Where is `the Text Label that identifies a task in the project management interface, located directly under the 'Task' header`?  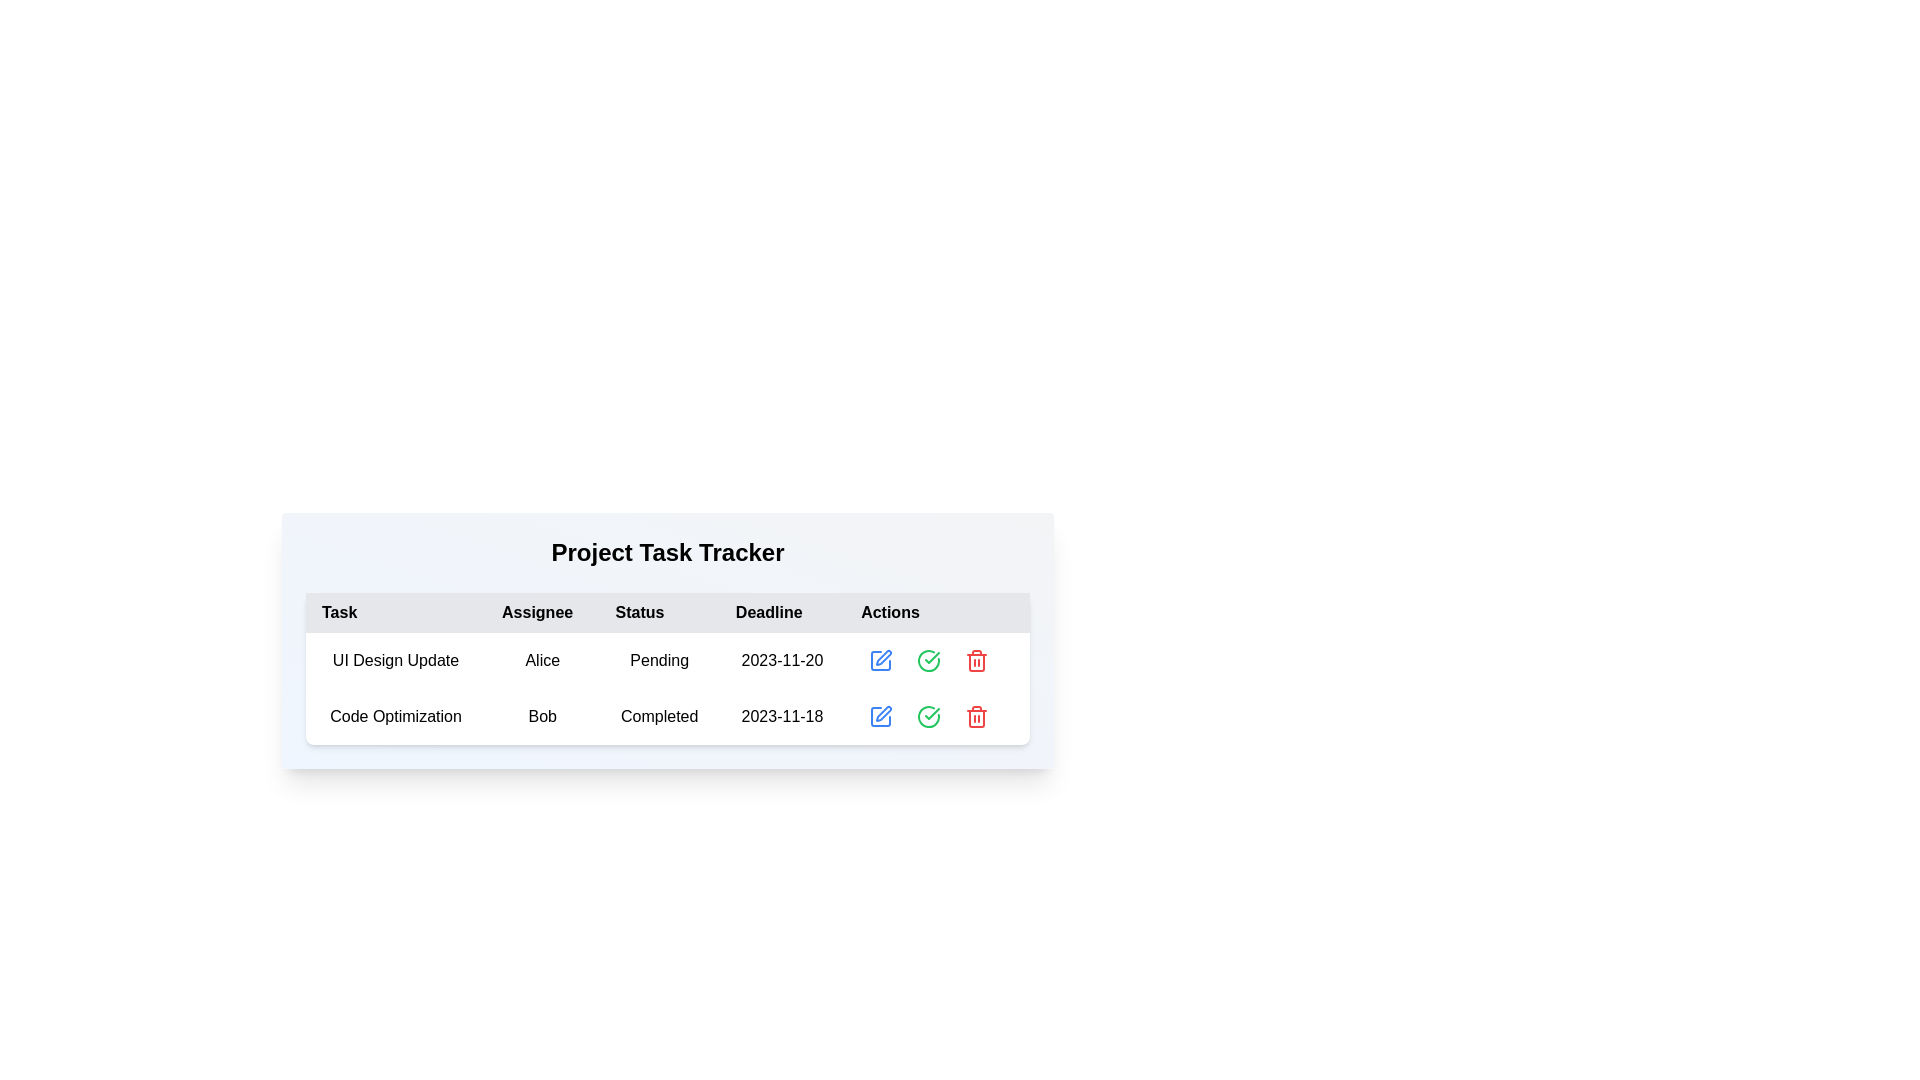 the Text Label that identifies a task in the project management interface, located directly under the 'Task' header is located at coordinates (396, 660).